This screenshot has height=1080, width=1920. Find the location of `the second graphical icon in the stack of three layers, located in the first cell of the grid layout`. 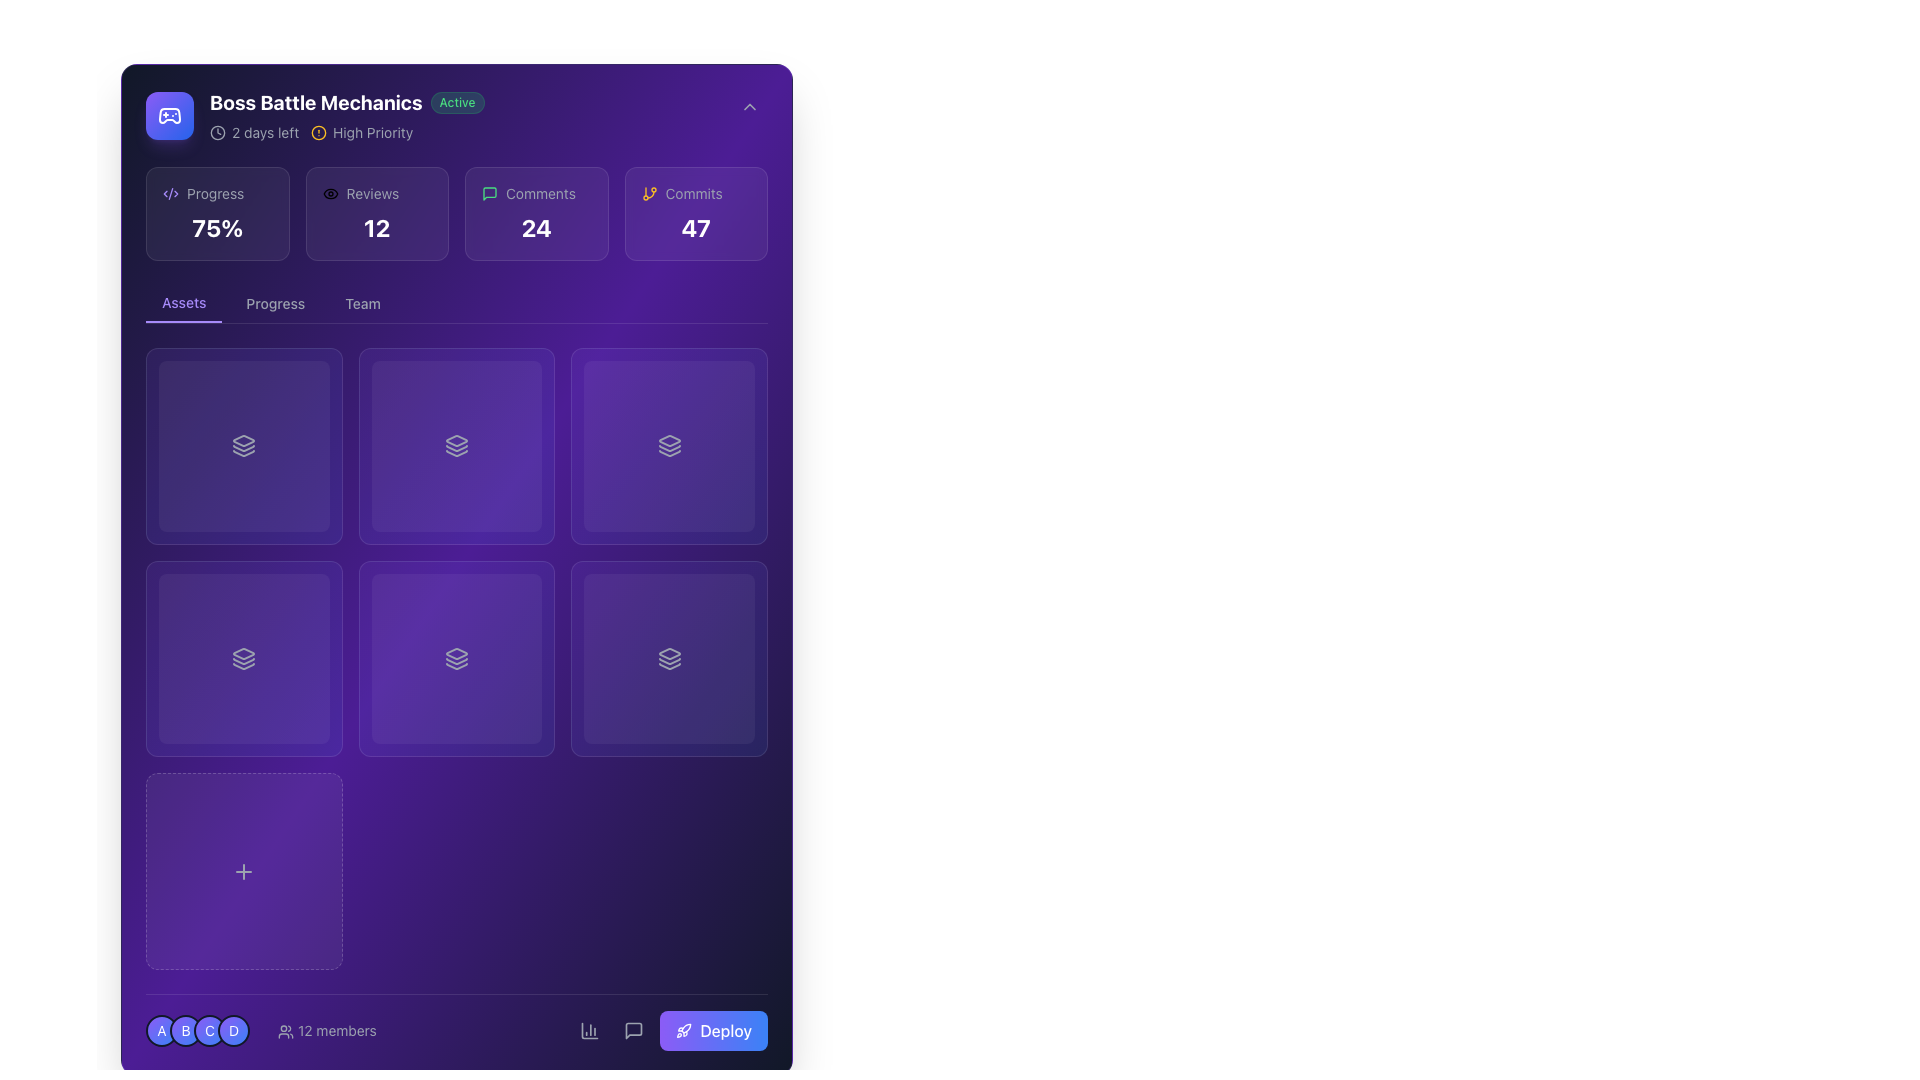

the second graphical icon in the stack of three layers, located in the first cell of the grid layout is located at coordinates (243, 447).